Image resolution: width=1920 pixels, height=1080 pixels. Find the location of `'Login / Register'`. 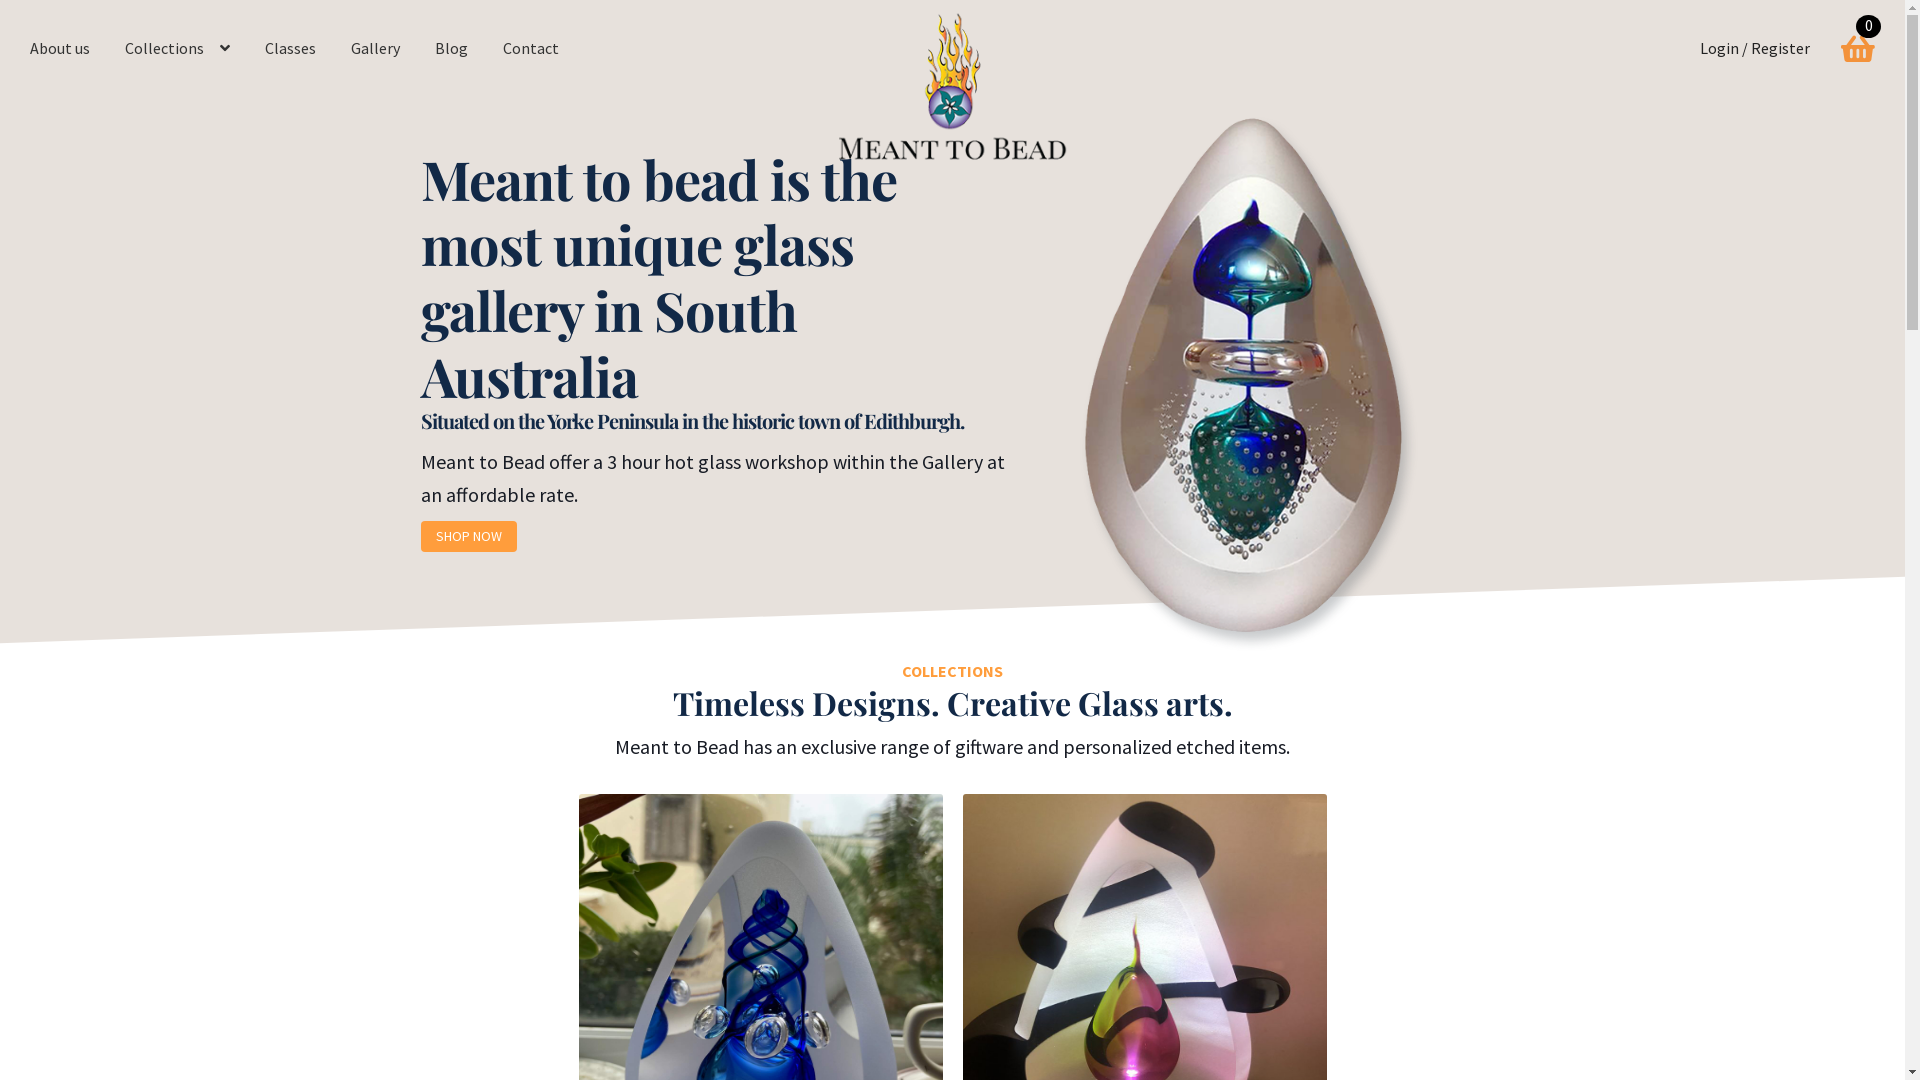

'Login / Register' is located at coordinates (1754, 48).